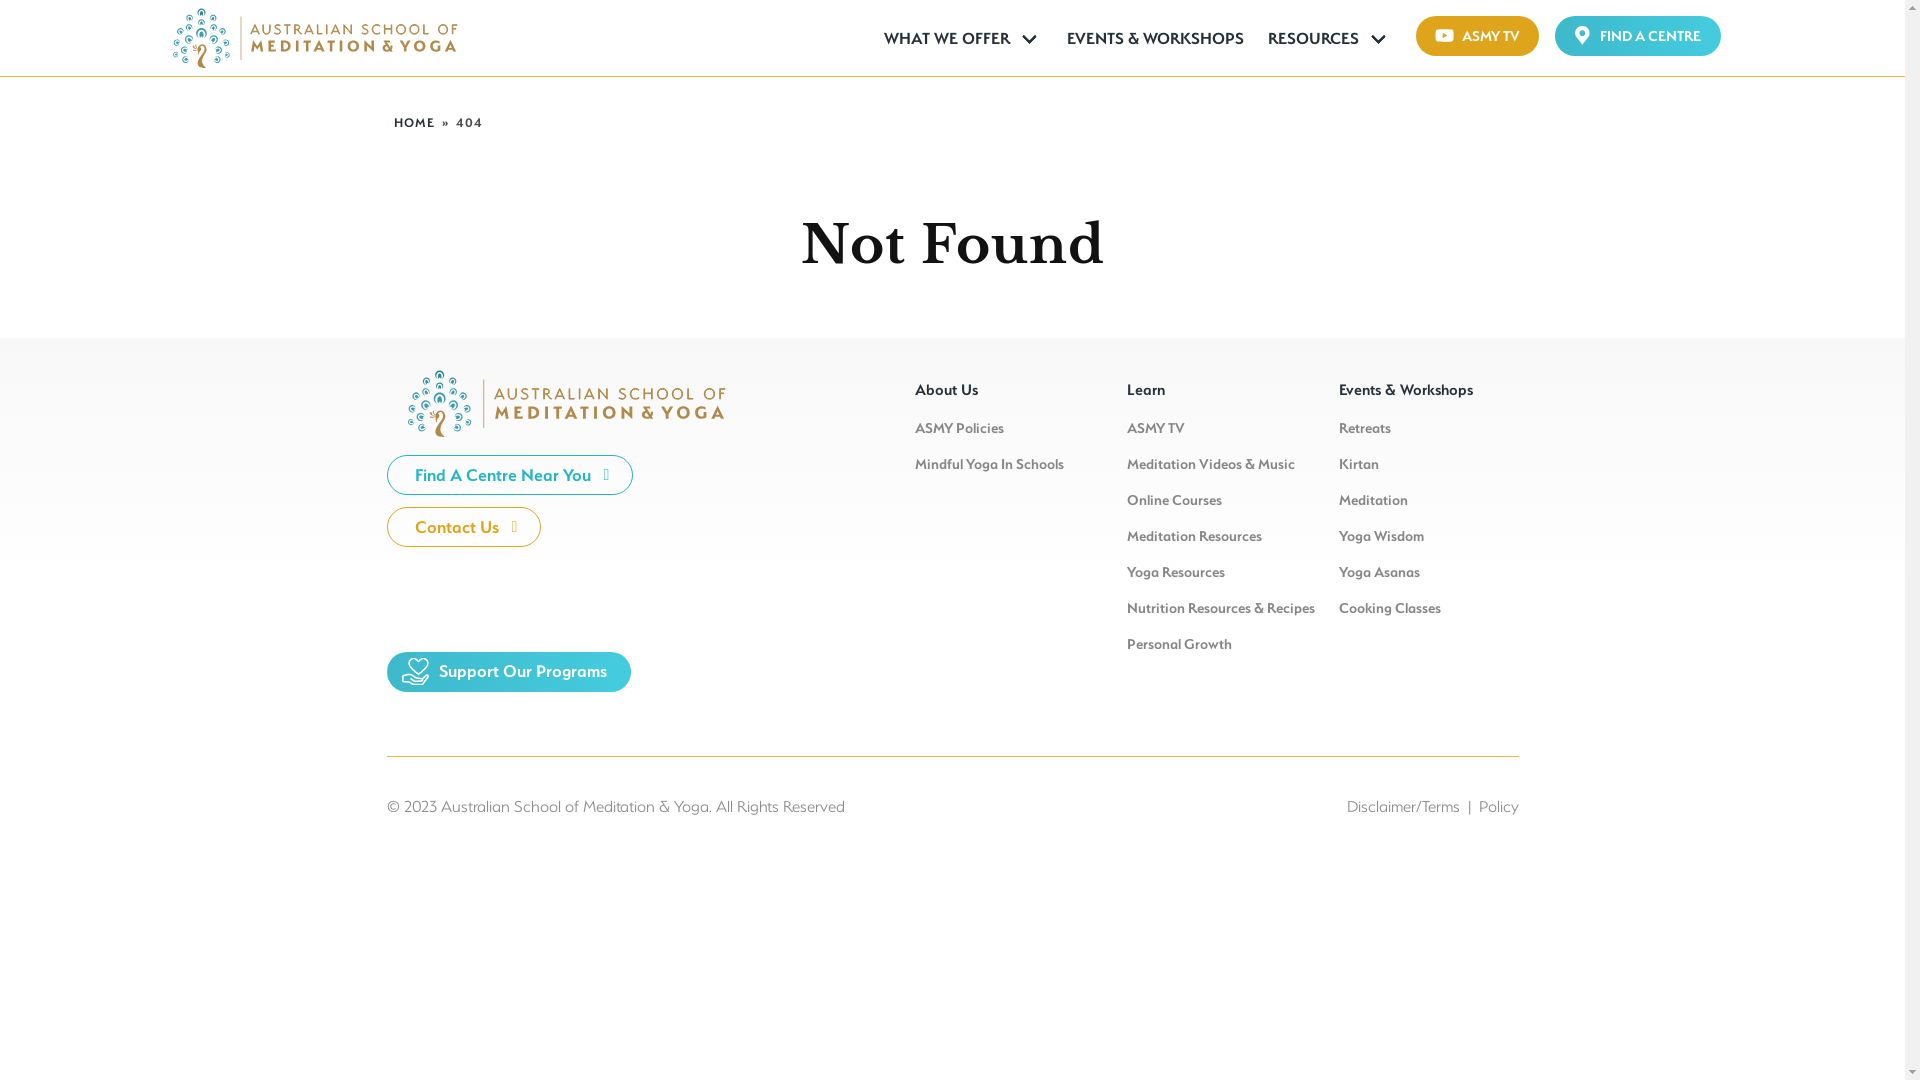 Image resolution: width=1920 pixels, height=1080 pixels. What do you see at coordinates (509, 474) in the screenshot?
I see `'Find A Centre Near You'` at bounding box center [509, 474].